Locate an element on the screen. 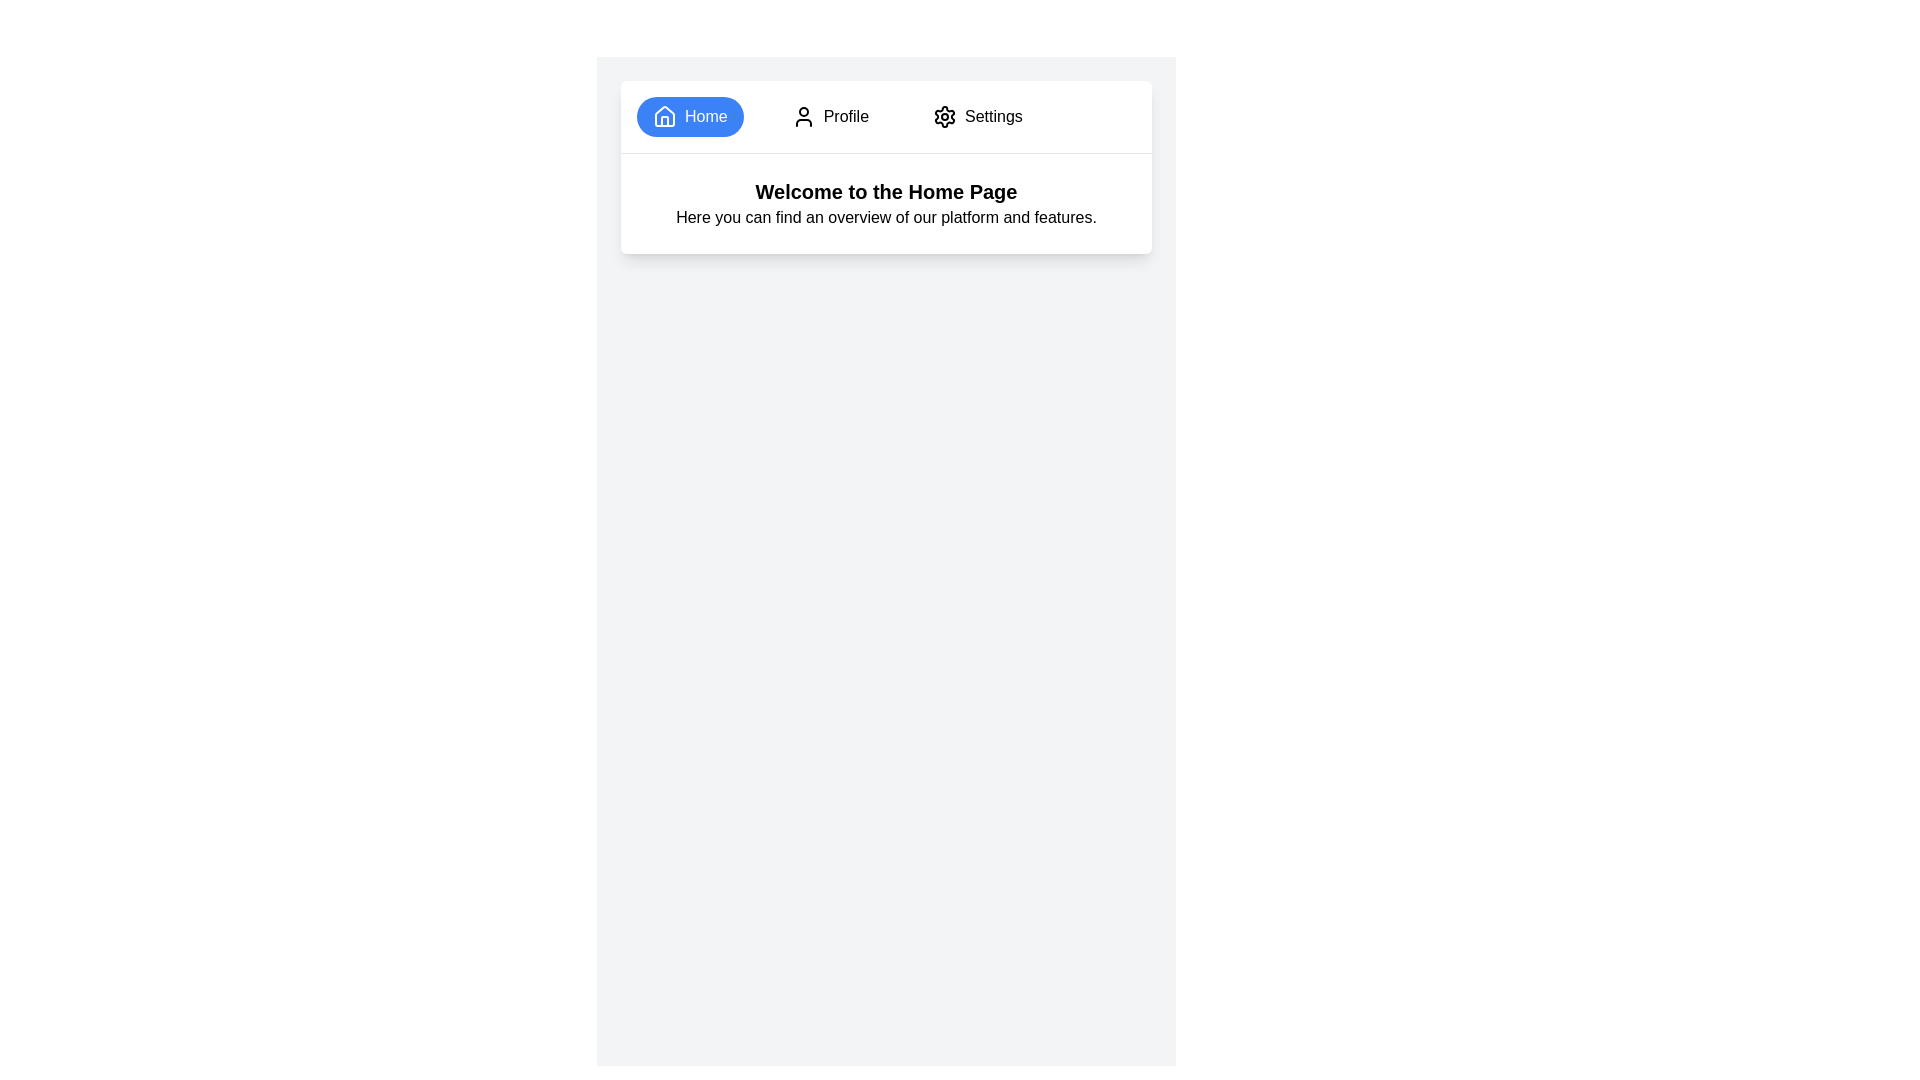  the house-shaped icon with a blue background and white strokes, located to the left of the 'Home' button in the navigation bar is located at coordinates (665, 116).